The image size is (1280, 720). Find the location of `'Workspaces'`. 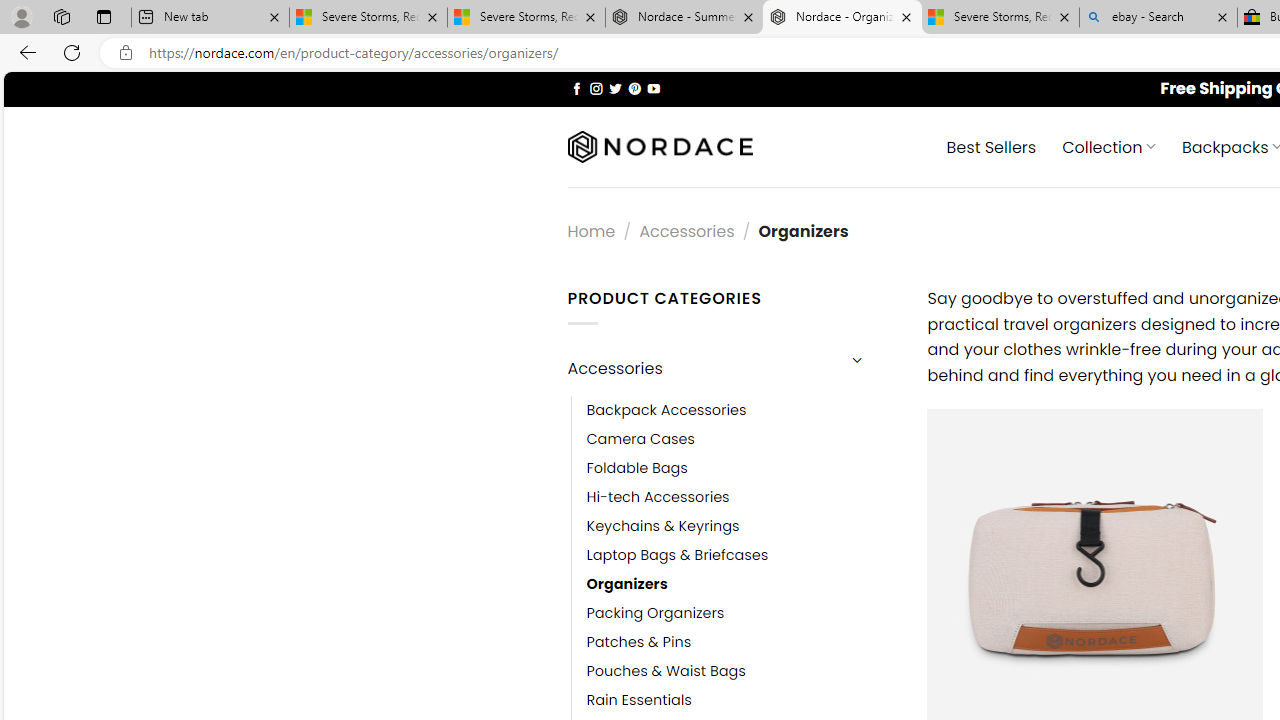

'Workspaces' is located at coordinates (61, 16).